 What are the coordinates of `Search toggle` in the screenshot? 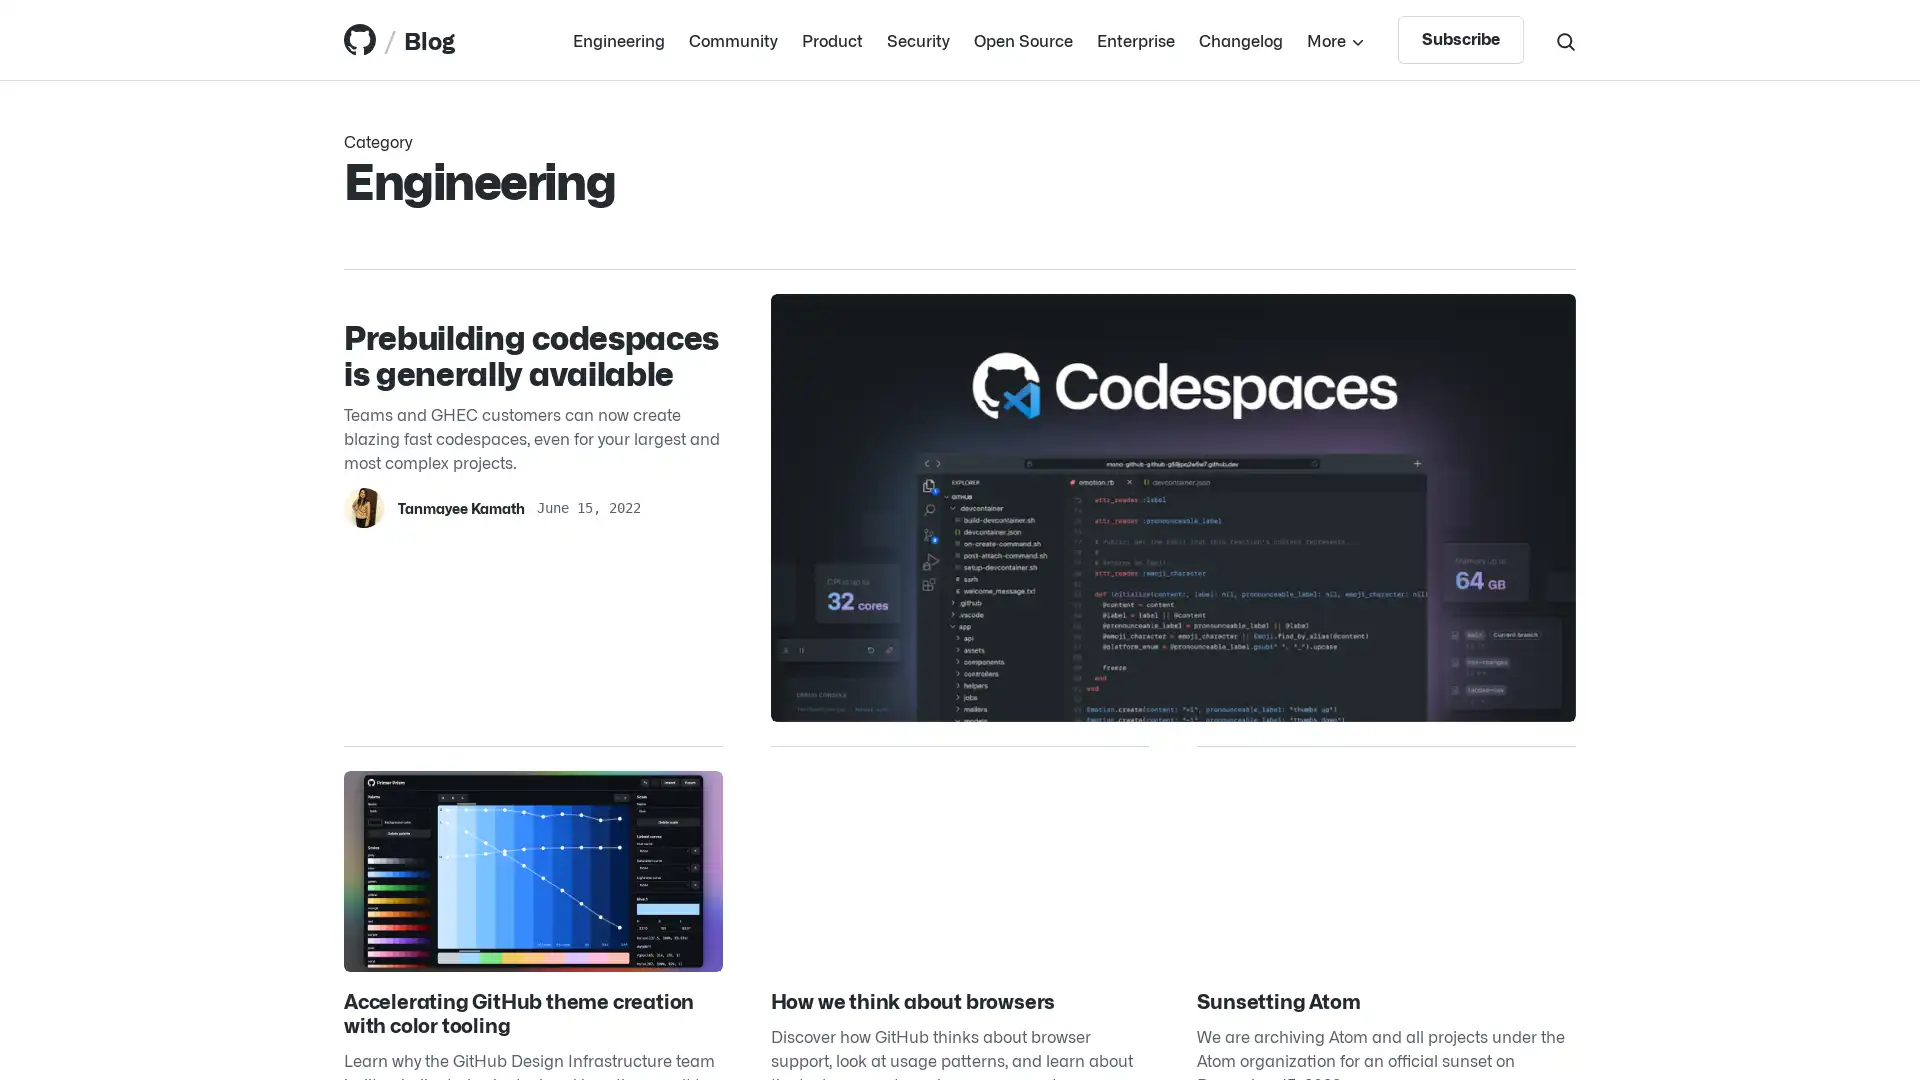 It's located at (1564, 38).